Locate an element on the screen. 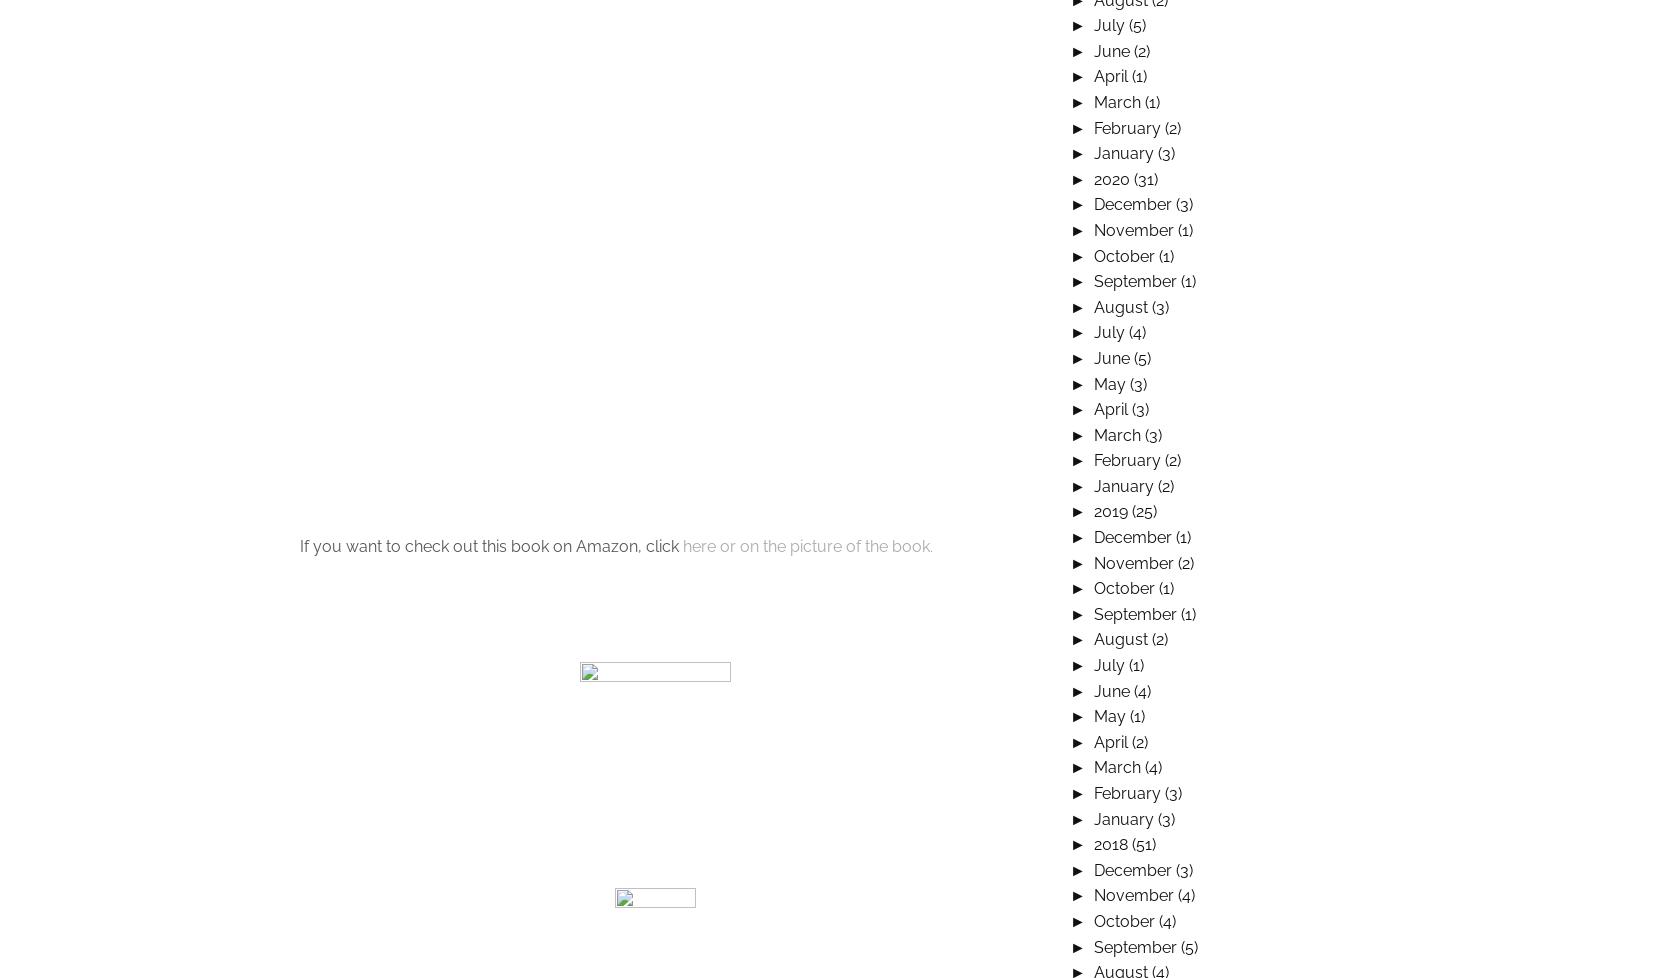  '(51)' is located at coordinates (1141, 843).